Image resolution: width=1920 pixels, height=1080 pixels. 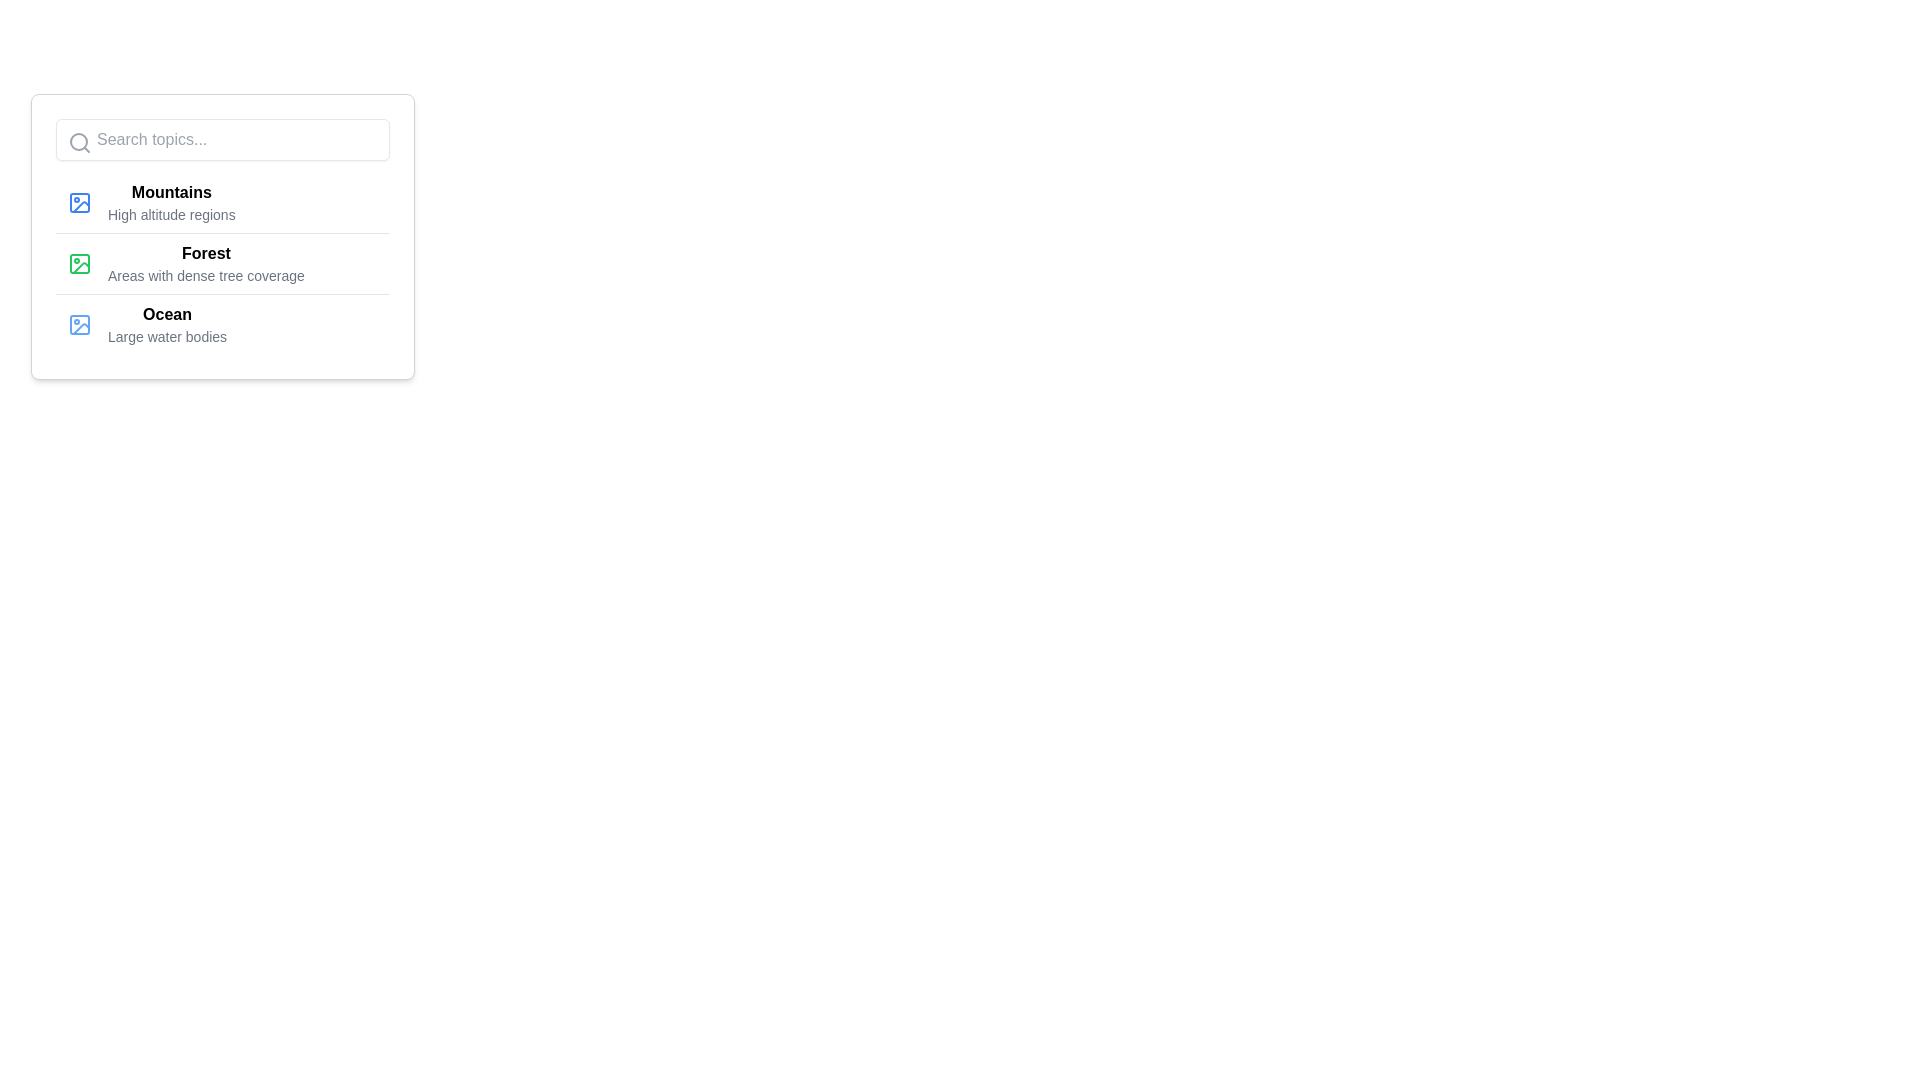 What do you see at coordinates (171, 203) in the screenshot?
I see `the informational label describing 'Mountains', which is the first option in the vertical list of items` at bounding box center [171, 203].